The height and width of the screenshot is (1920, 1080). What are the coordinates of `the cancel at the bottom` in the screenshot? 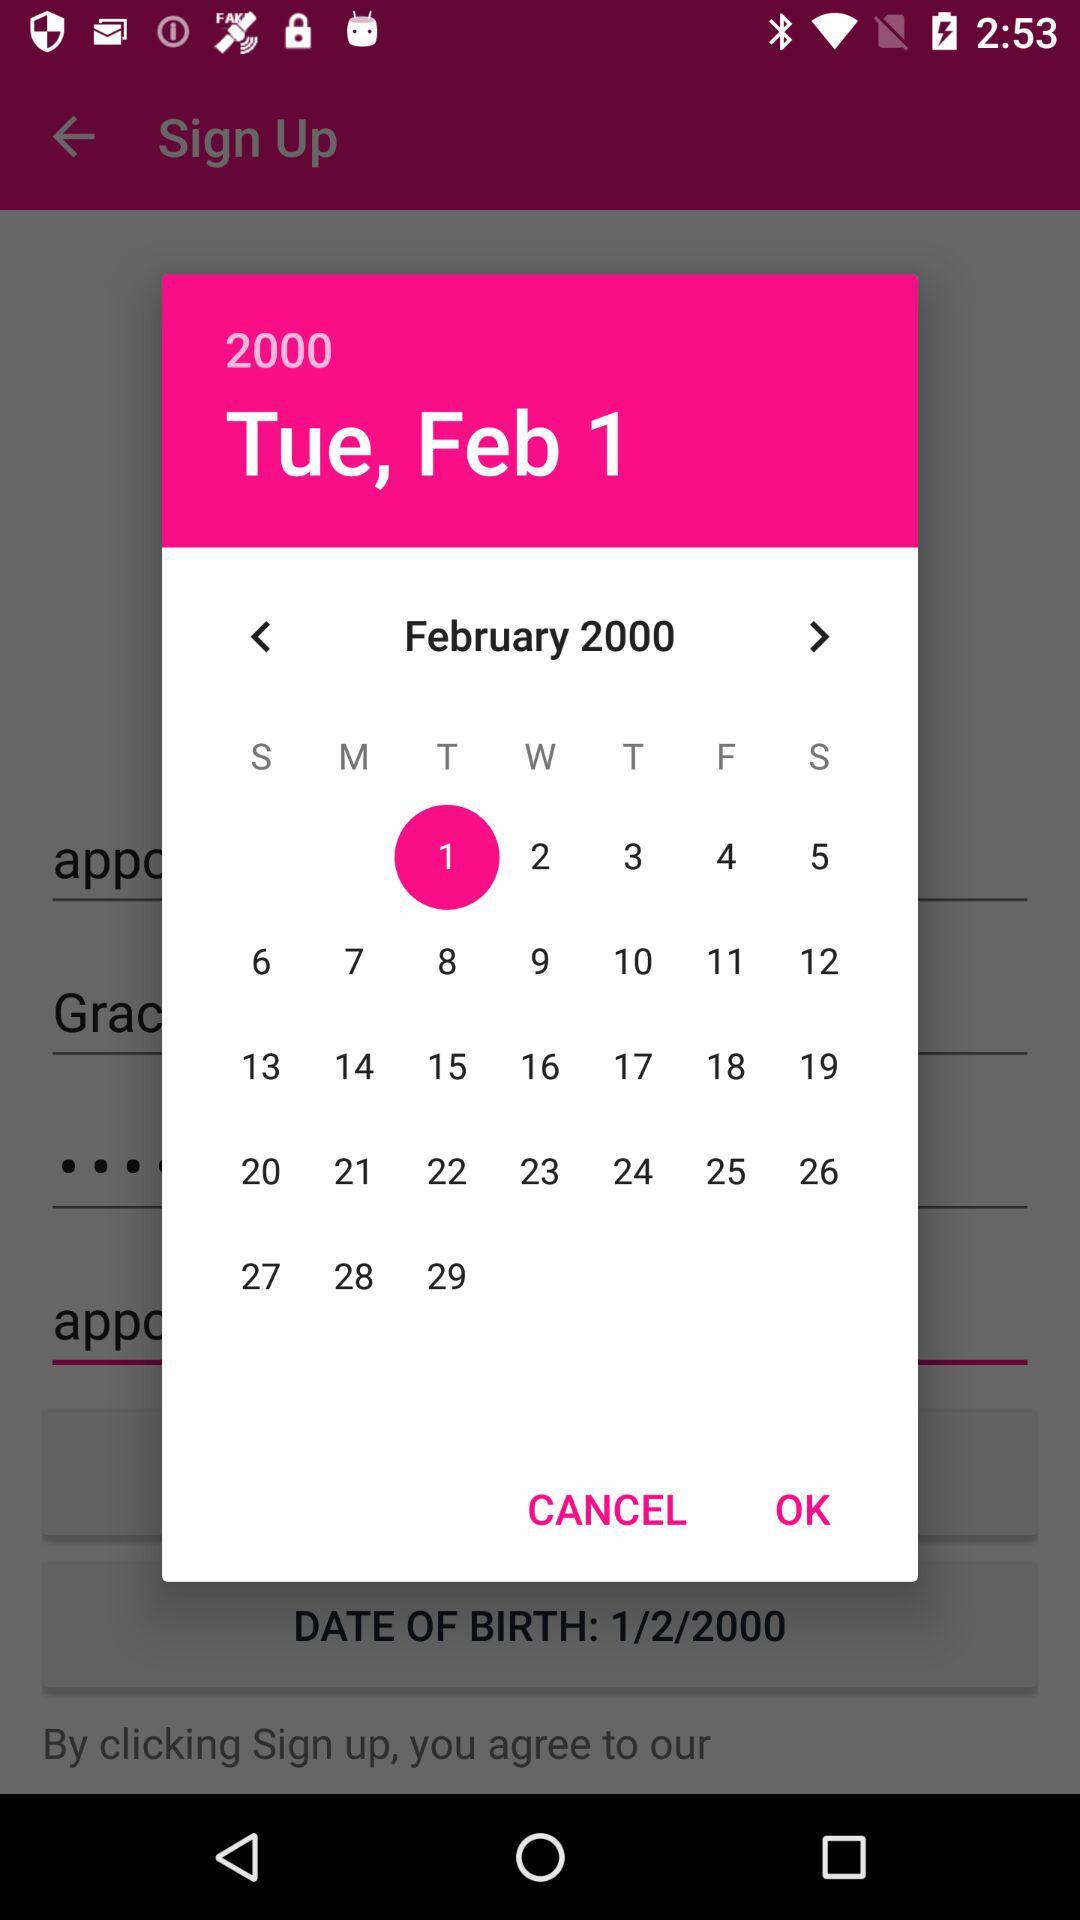 It's located at (606, 1508).